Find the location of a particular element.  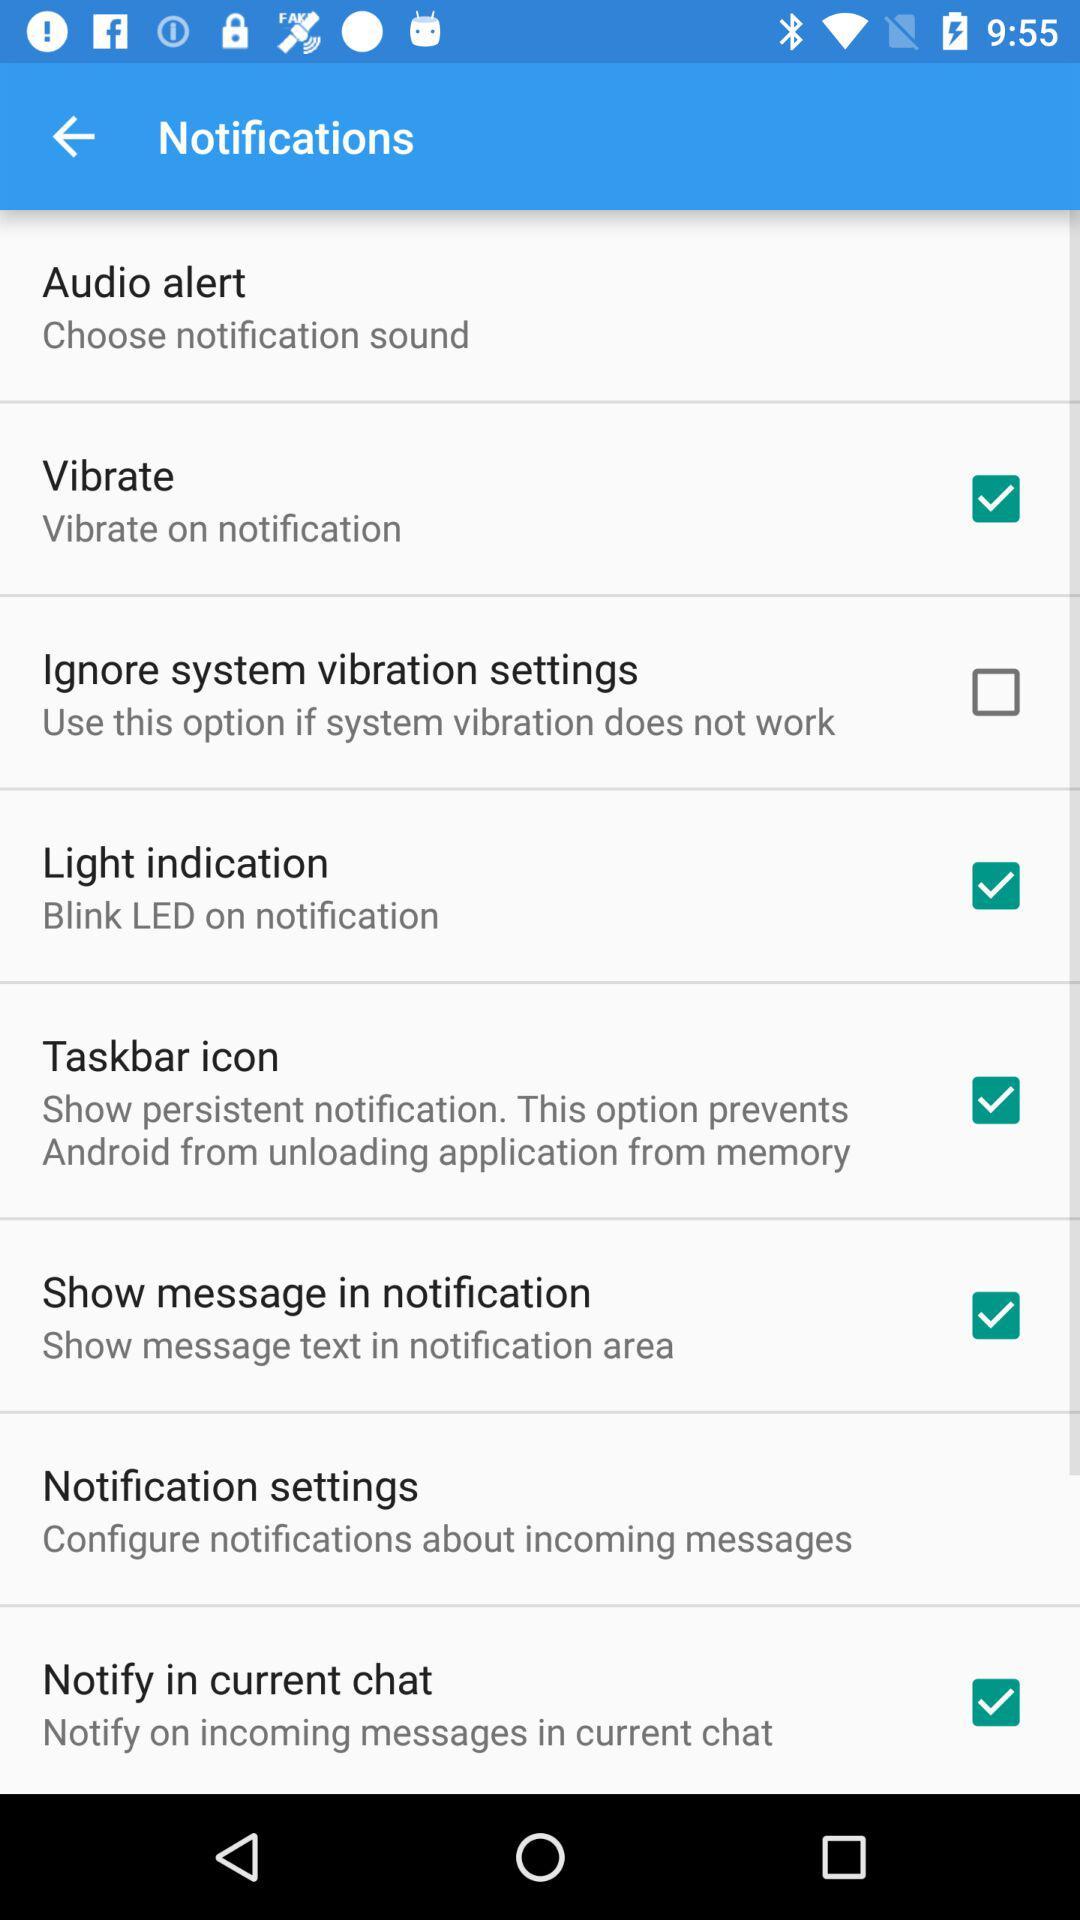

the audio alert item is located at coordinates (142, 279).